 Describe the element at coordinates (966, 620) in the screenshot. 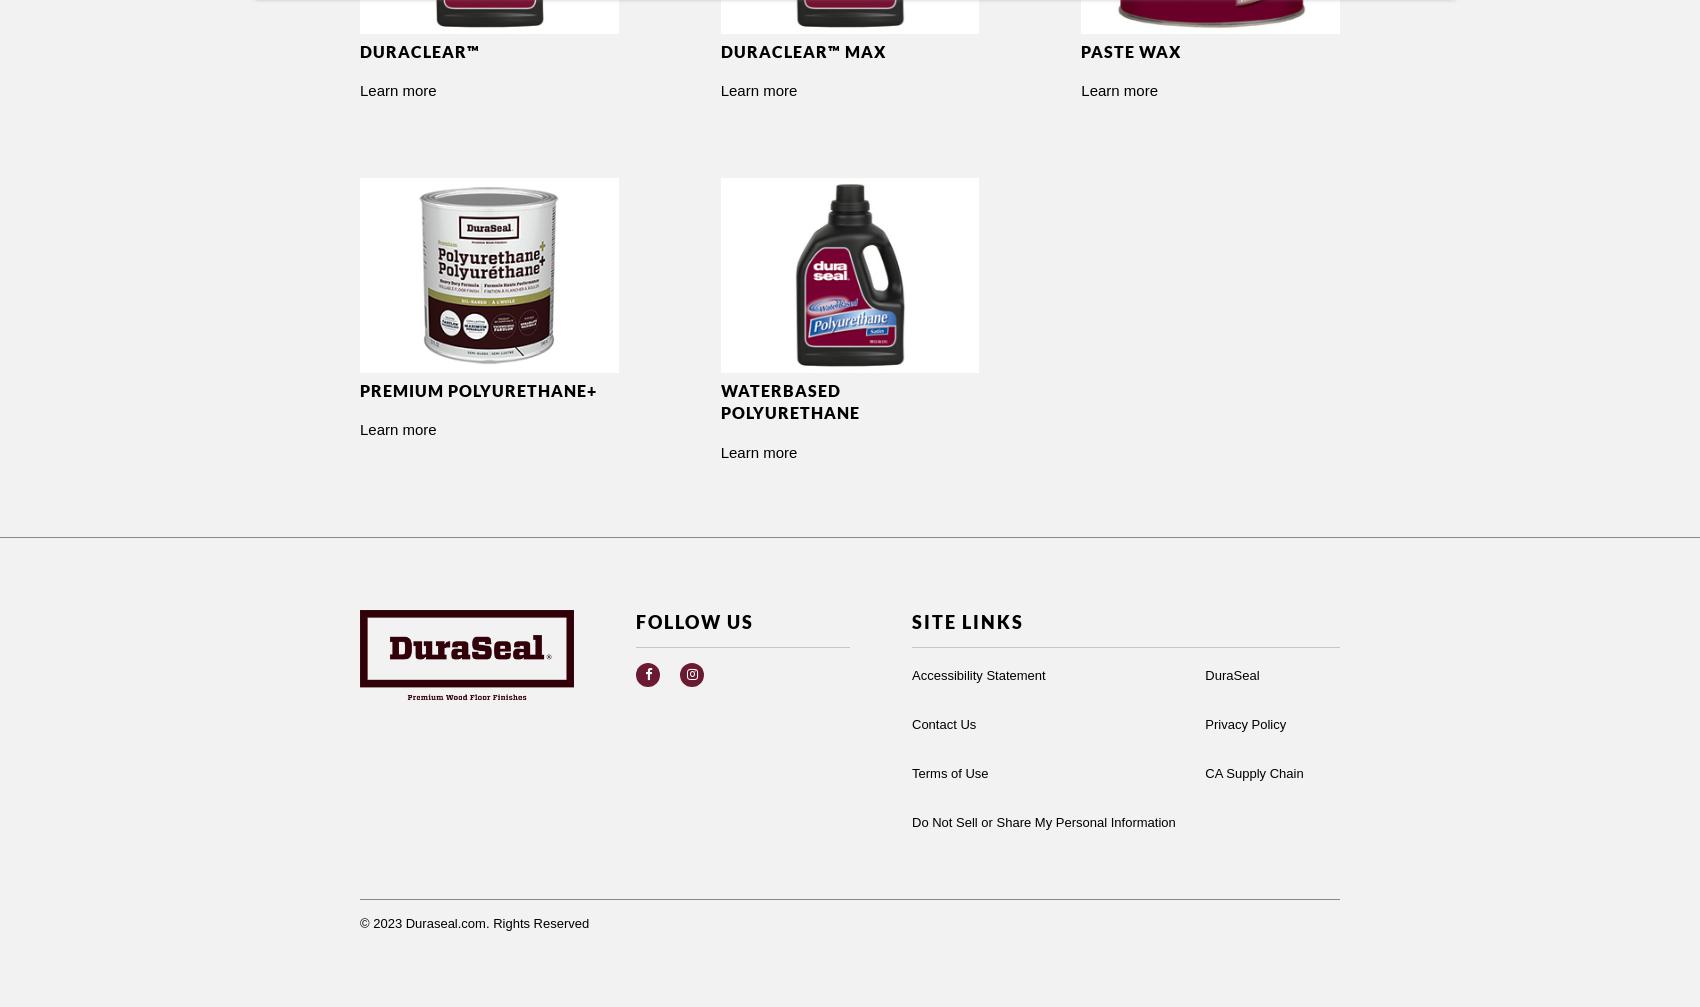

I see `'Site Links'` at that location.